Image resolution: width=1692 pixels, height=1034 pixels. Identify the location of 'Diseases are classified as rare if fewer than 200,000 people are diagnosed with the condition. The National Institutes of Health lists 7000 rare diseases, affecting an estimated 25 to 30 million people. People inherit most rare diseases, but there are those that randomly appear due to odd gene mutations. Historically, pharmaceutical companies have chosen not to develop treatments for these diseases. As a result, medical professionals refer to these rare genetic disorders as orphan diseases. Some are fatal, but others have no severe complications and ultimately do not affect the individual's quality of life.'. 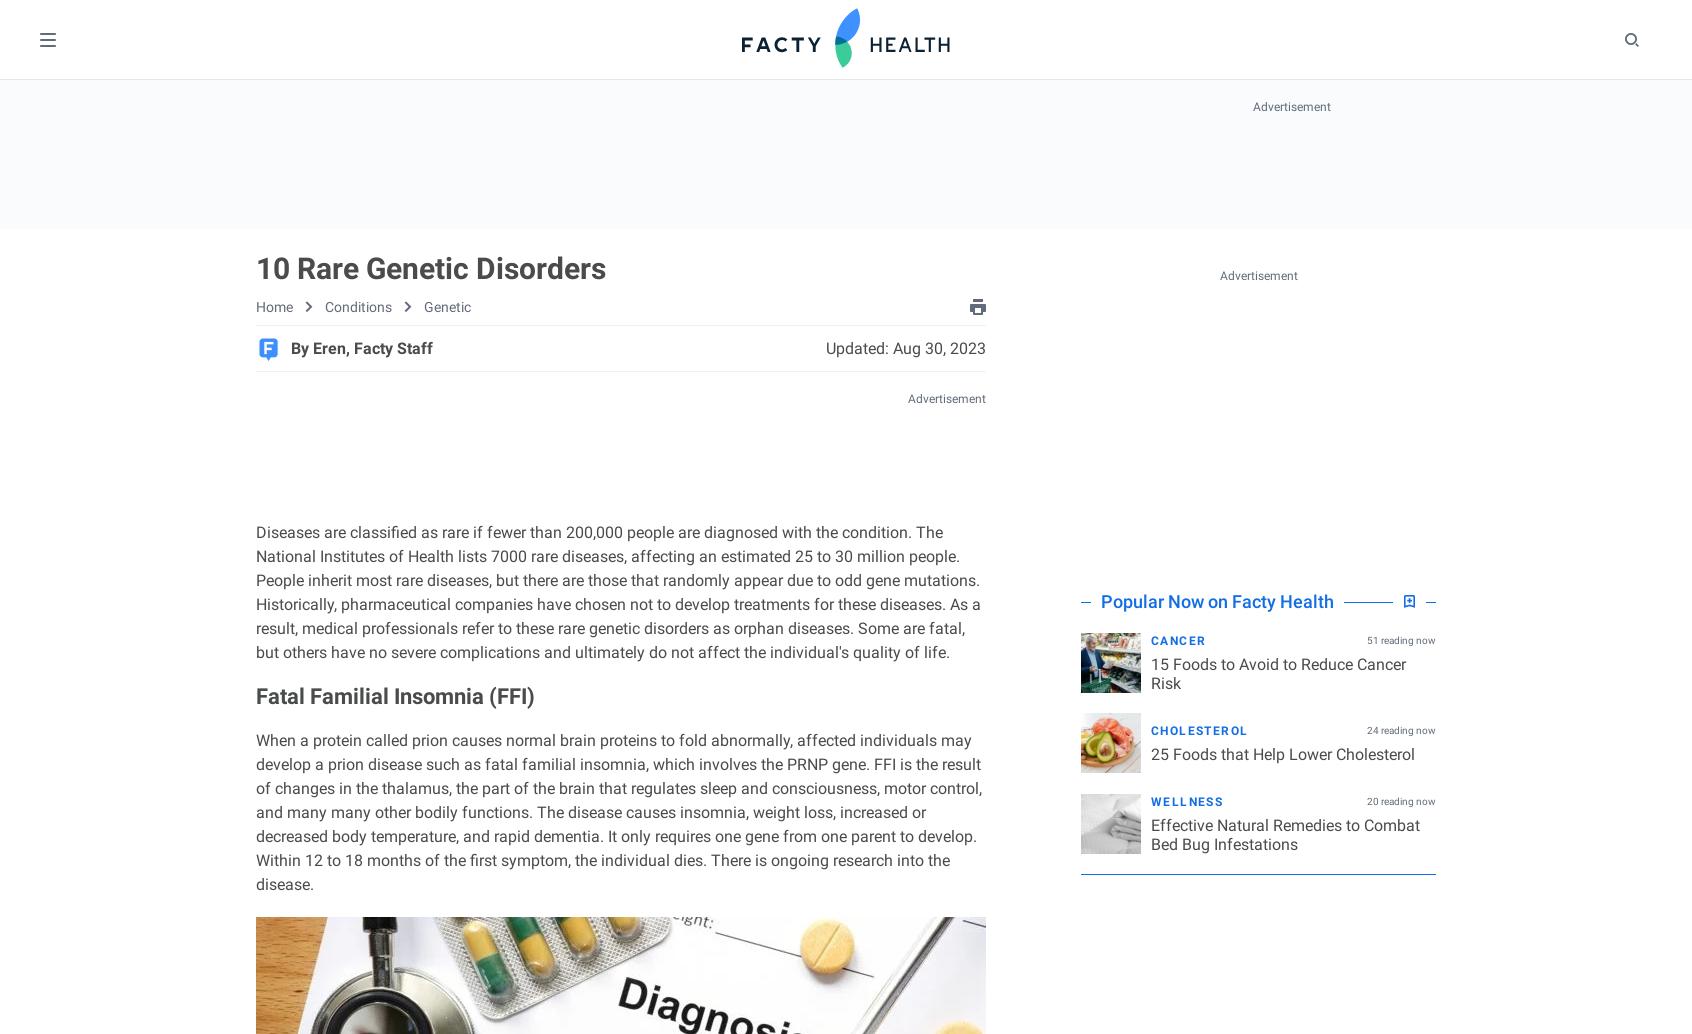
(255, 592).